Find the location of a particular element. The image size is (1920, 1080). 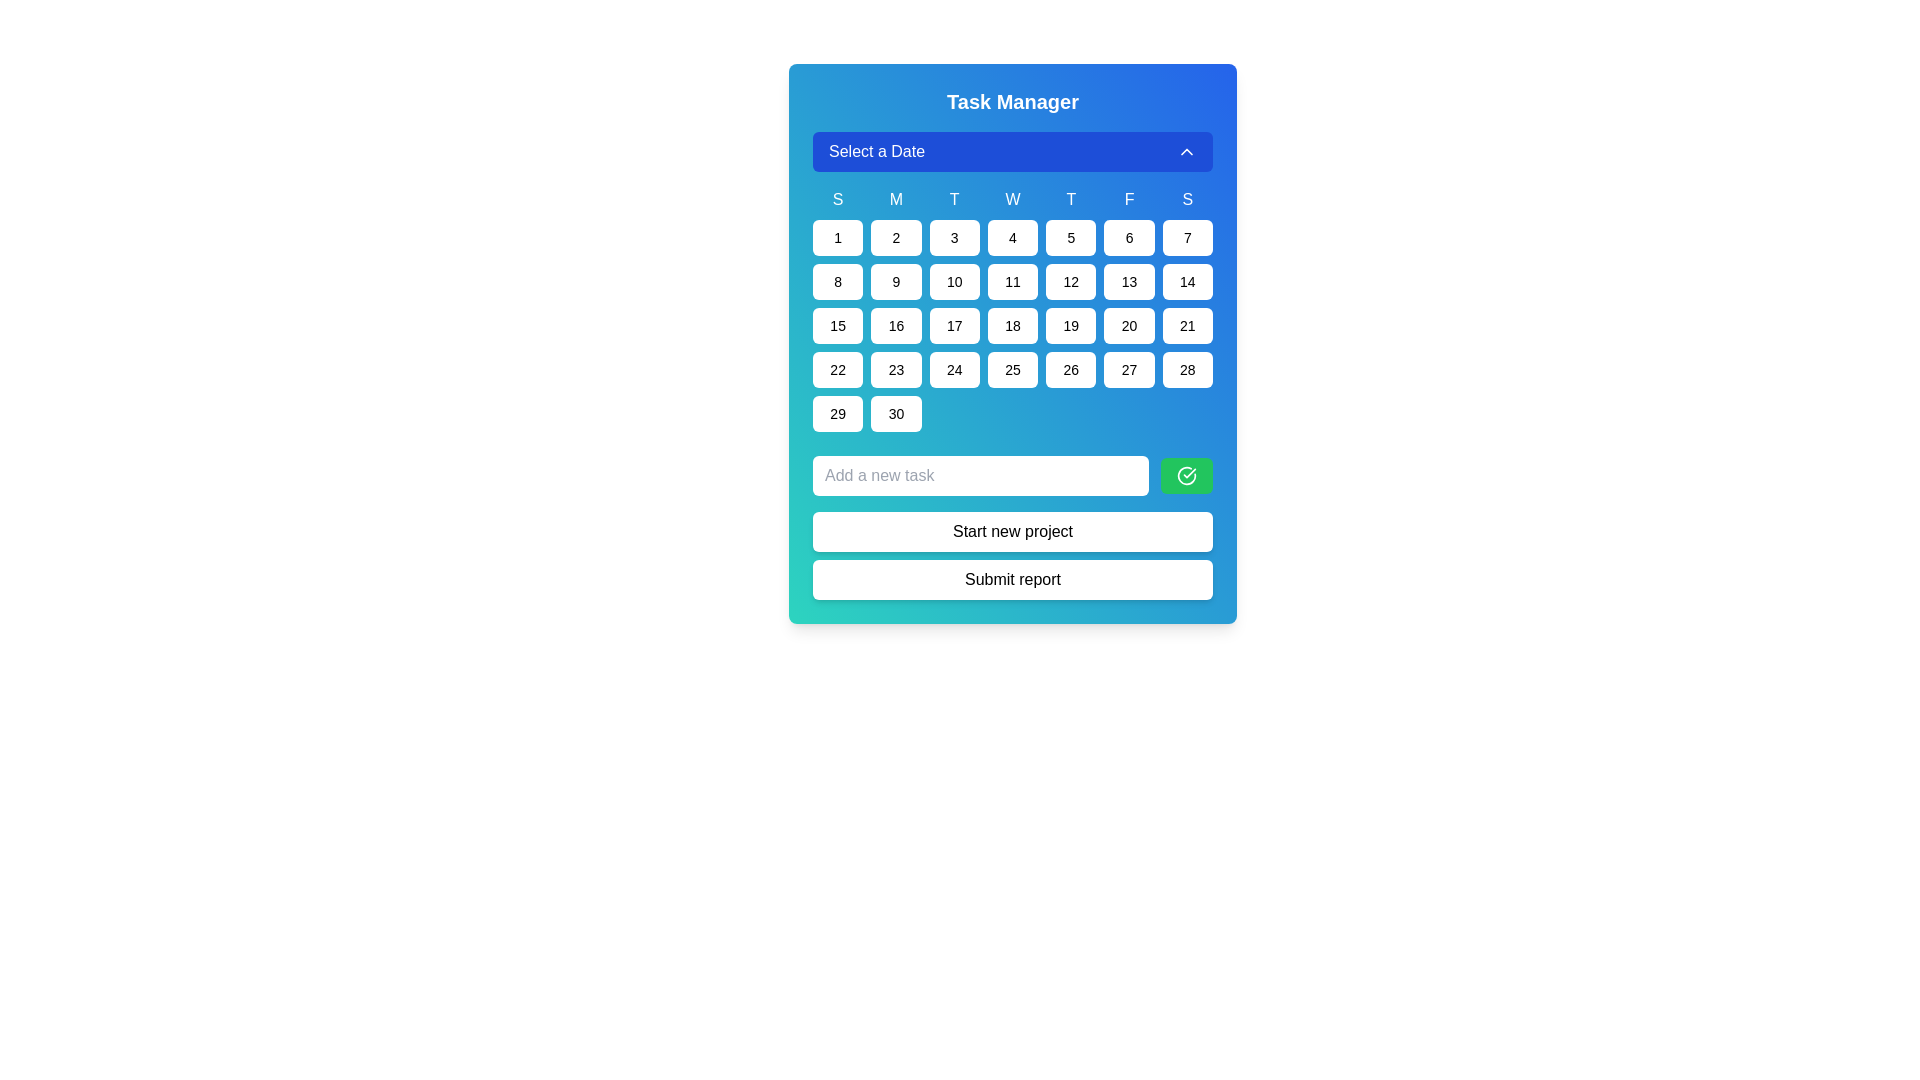

the button representing the date '21' in the calendar section of the task management interface is located at coordinates (1187, 325).